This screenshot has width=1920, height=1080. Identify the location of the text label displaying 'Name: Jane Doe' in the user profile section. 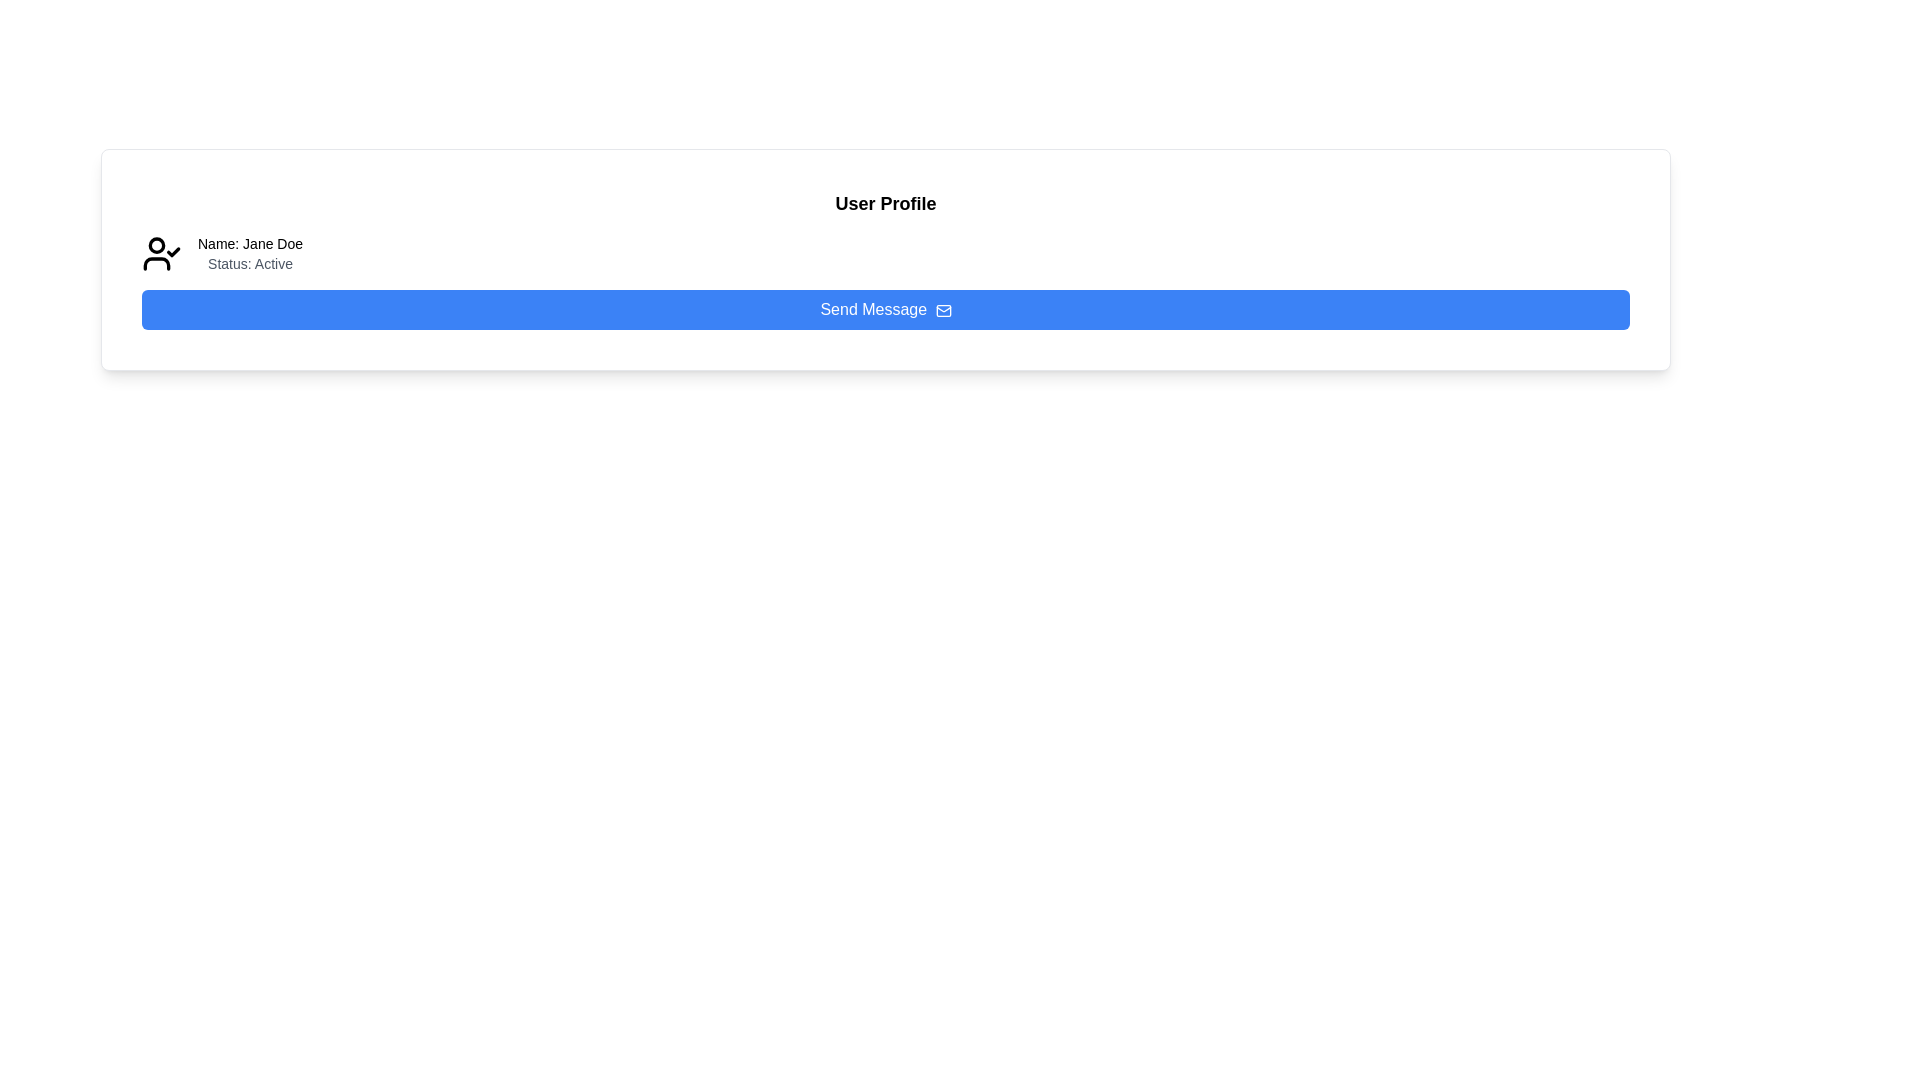
(249, 242).